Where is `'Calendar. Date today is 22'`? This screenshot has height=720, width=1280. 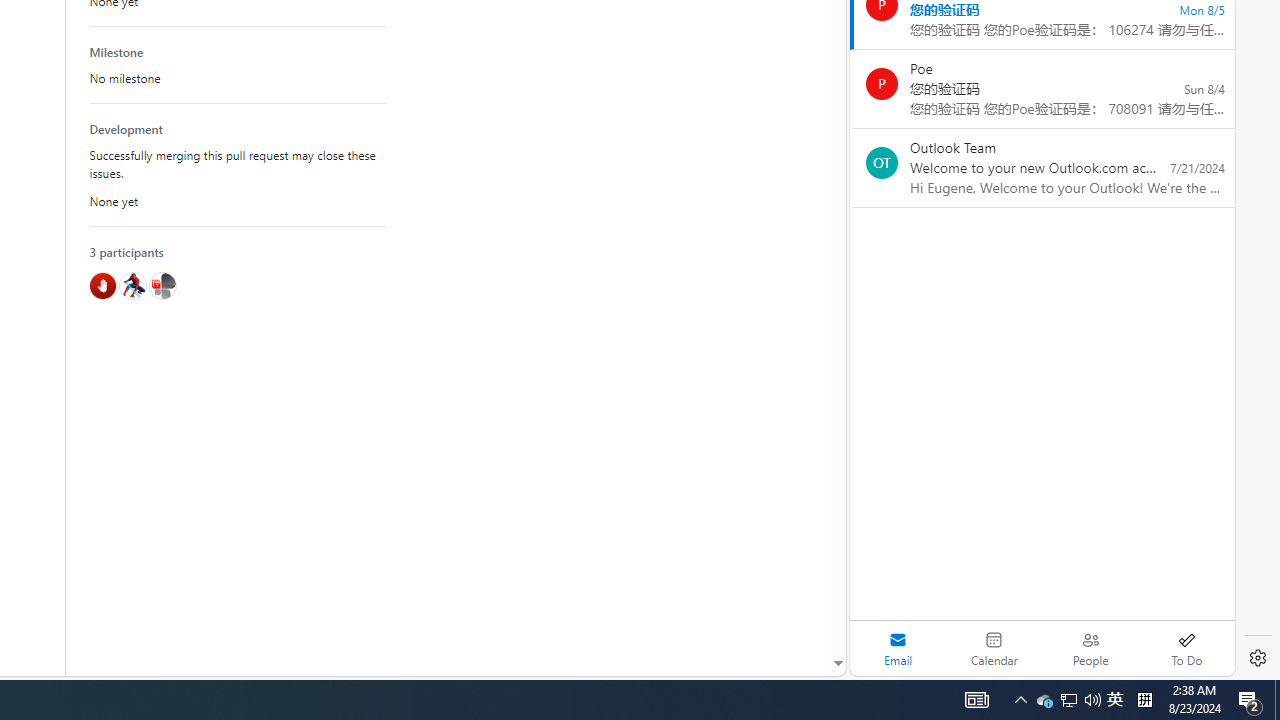 'Calendar. Date today is 22' is located at coordinates (994, 648).